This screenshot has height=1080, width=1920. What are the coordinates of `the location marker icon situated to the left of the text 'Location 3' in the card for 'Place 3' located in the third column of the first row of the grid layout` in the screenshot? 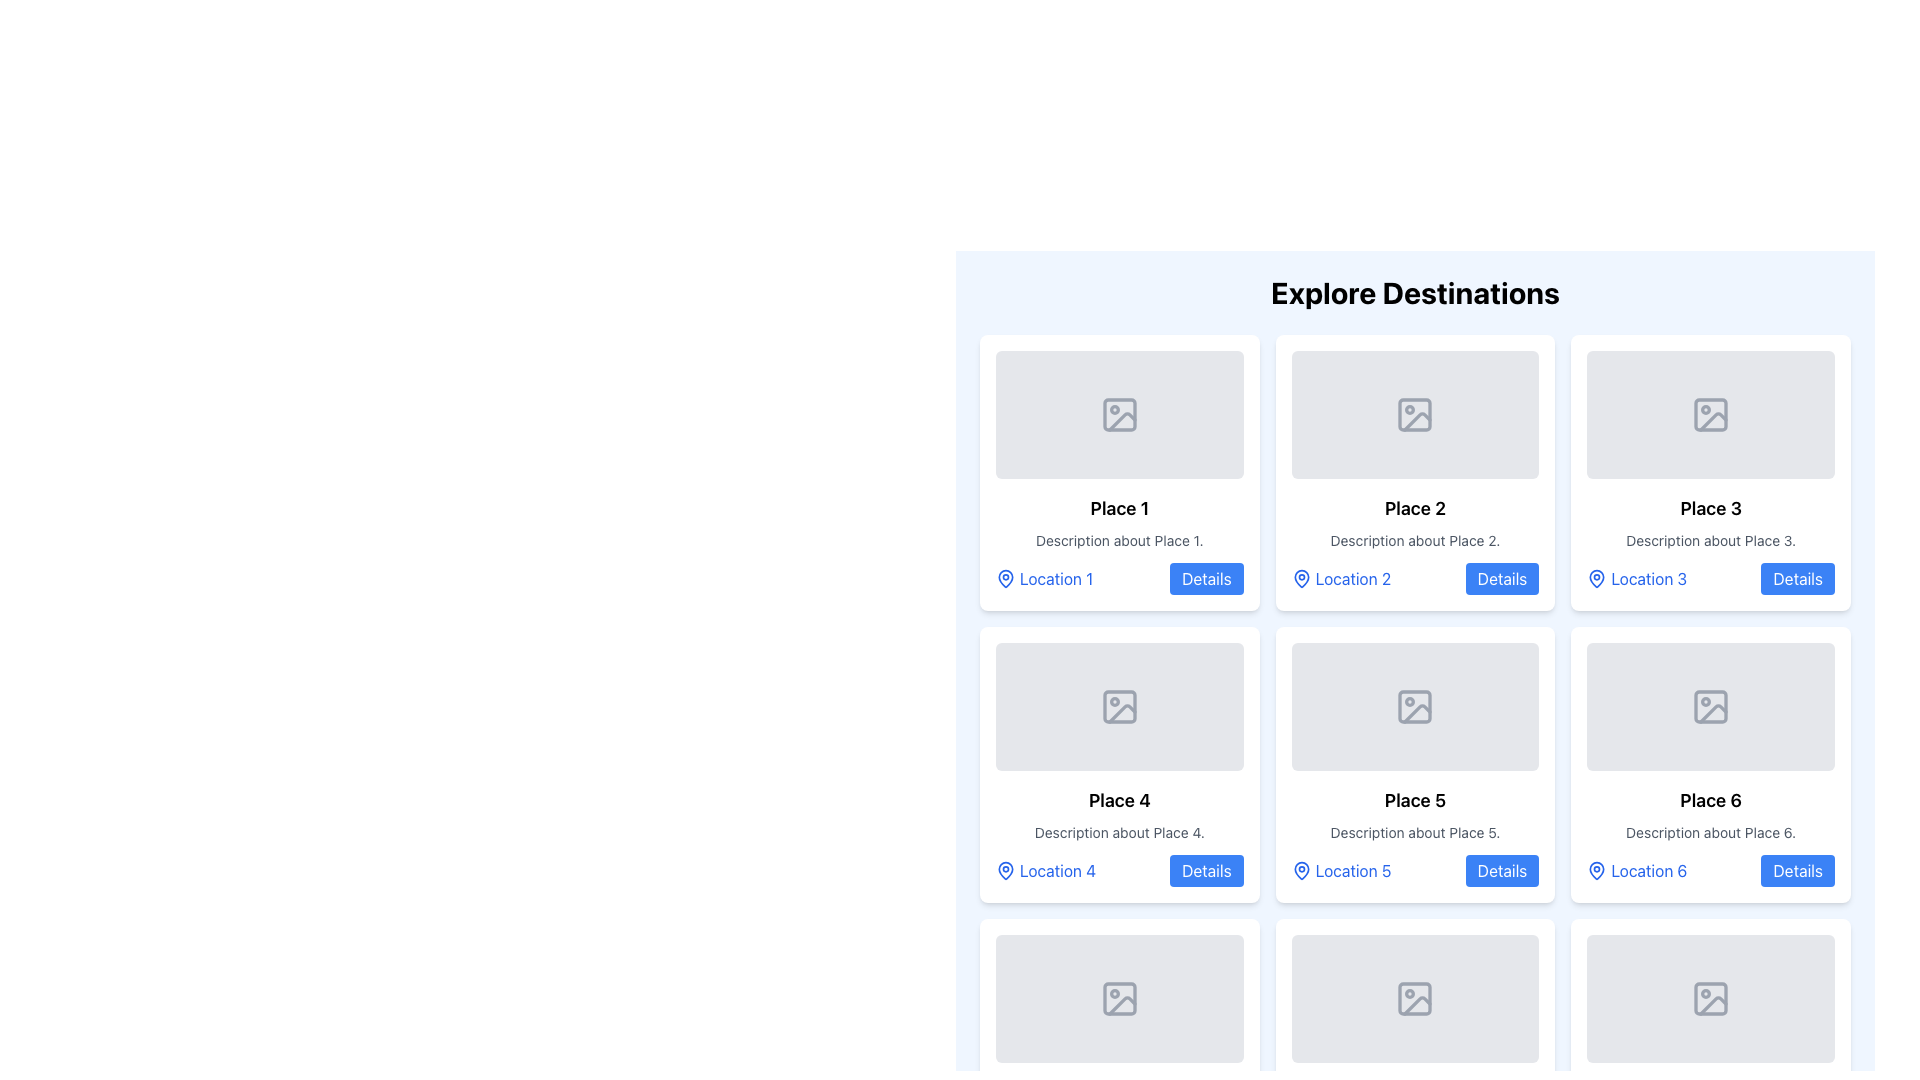 It's located at (1596, 578).